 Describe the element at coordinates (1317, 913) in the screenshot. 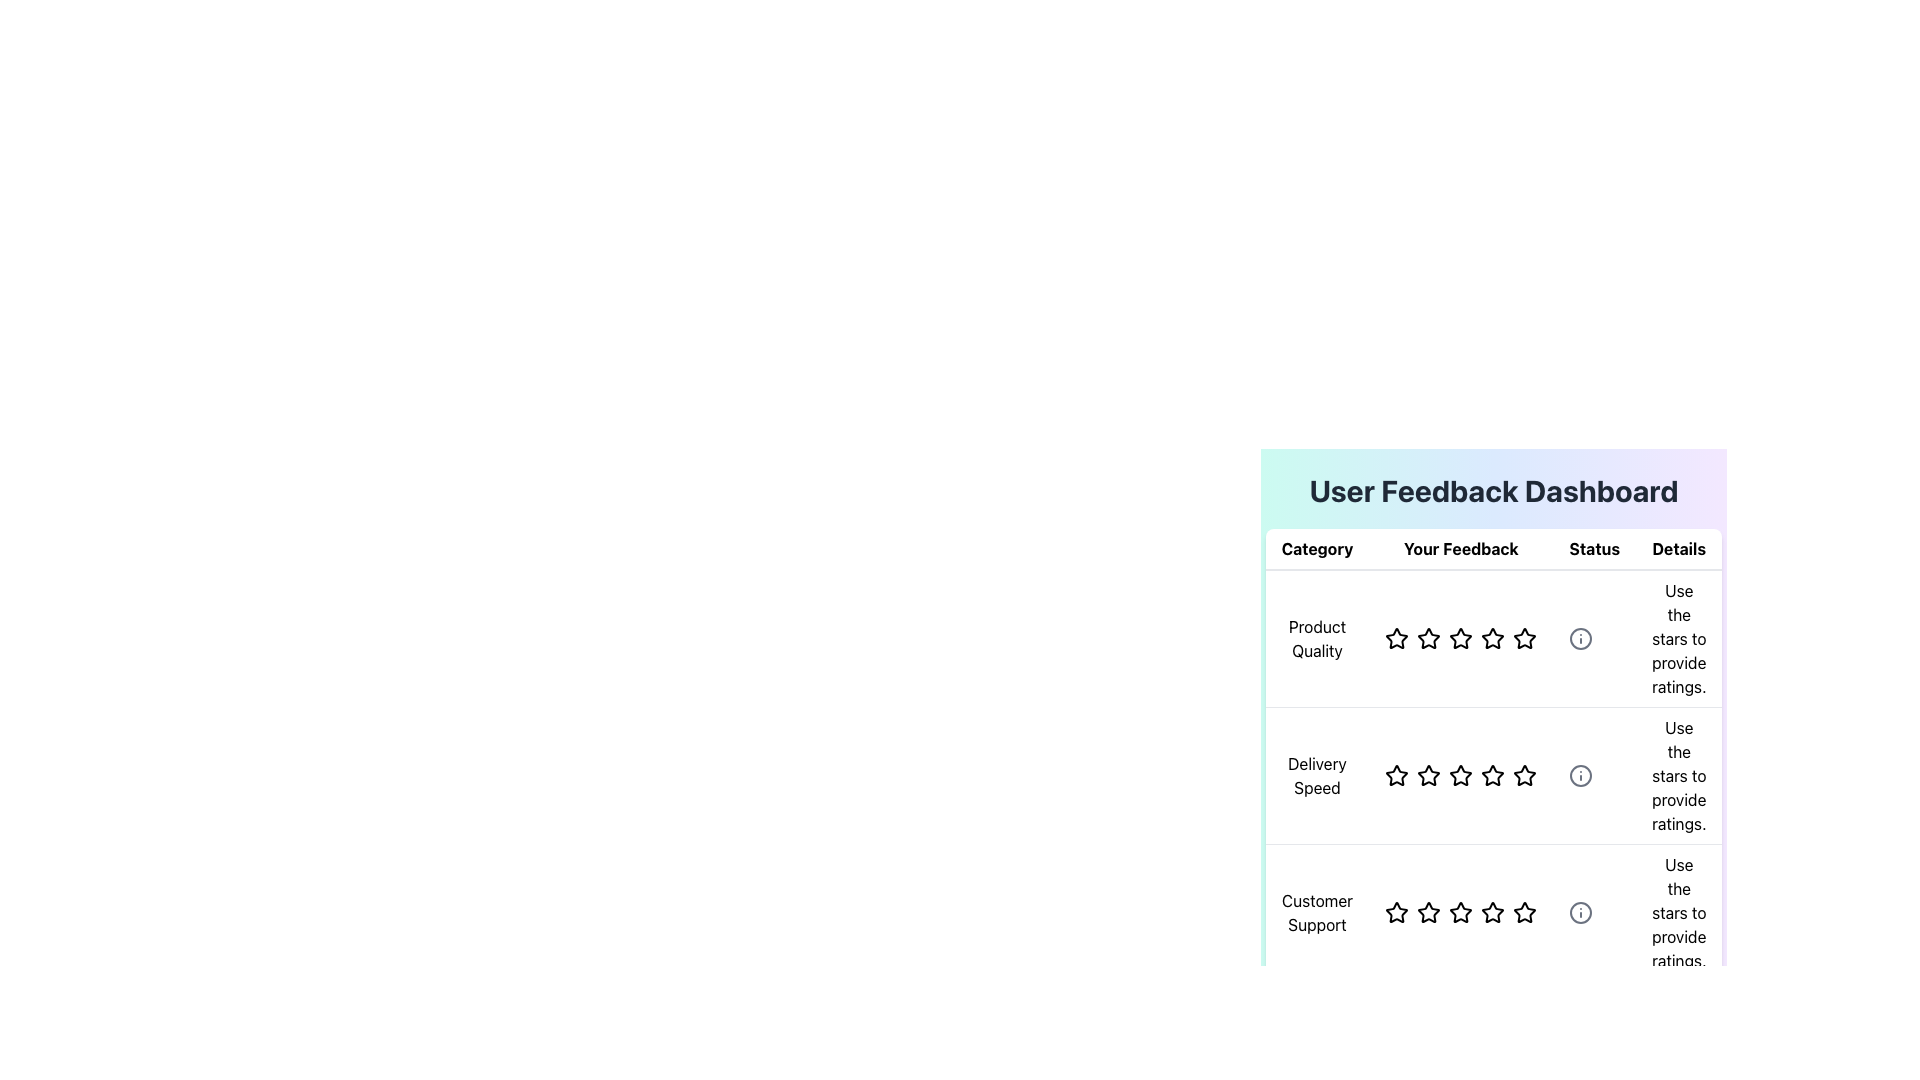

I see `the 'Customer Support' text element` at that location.